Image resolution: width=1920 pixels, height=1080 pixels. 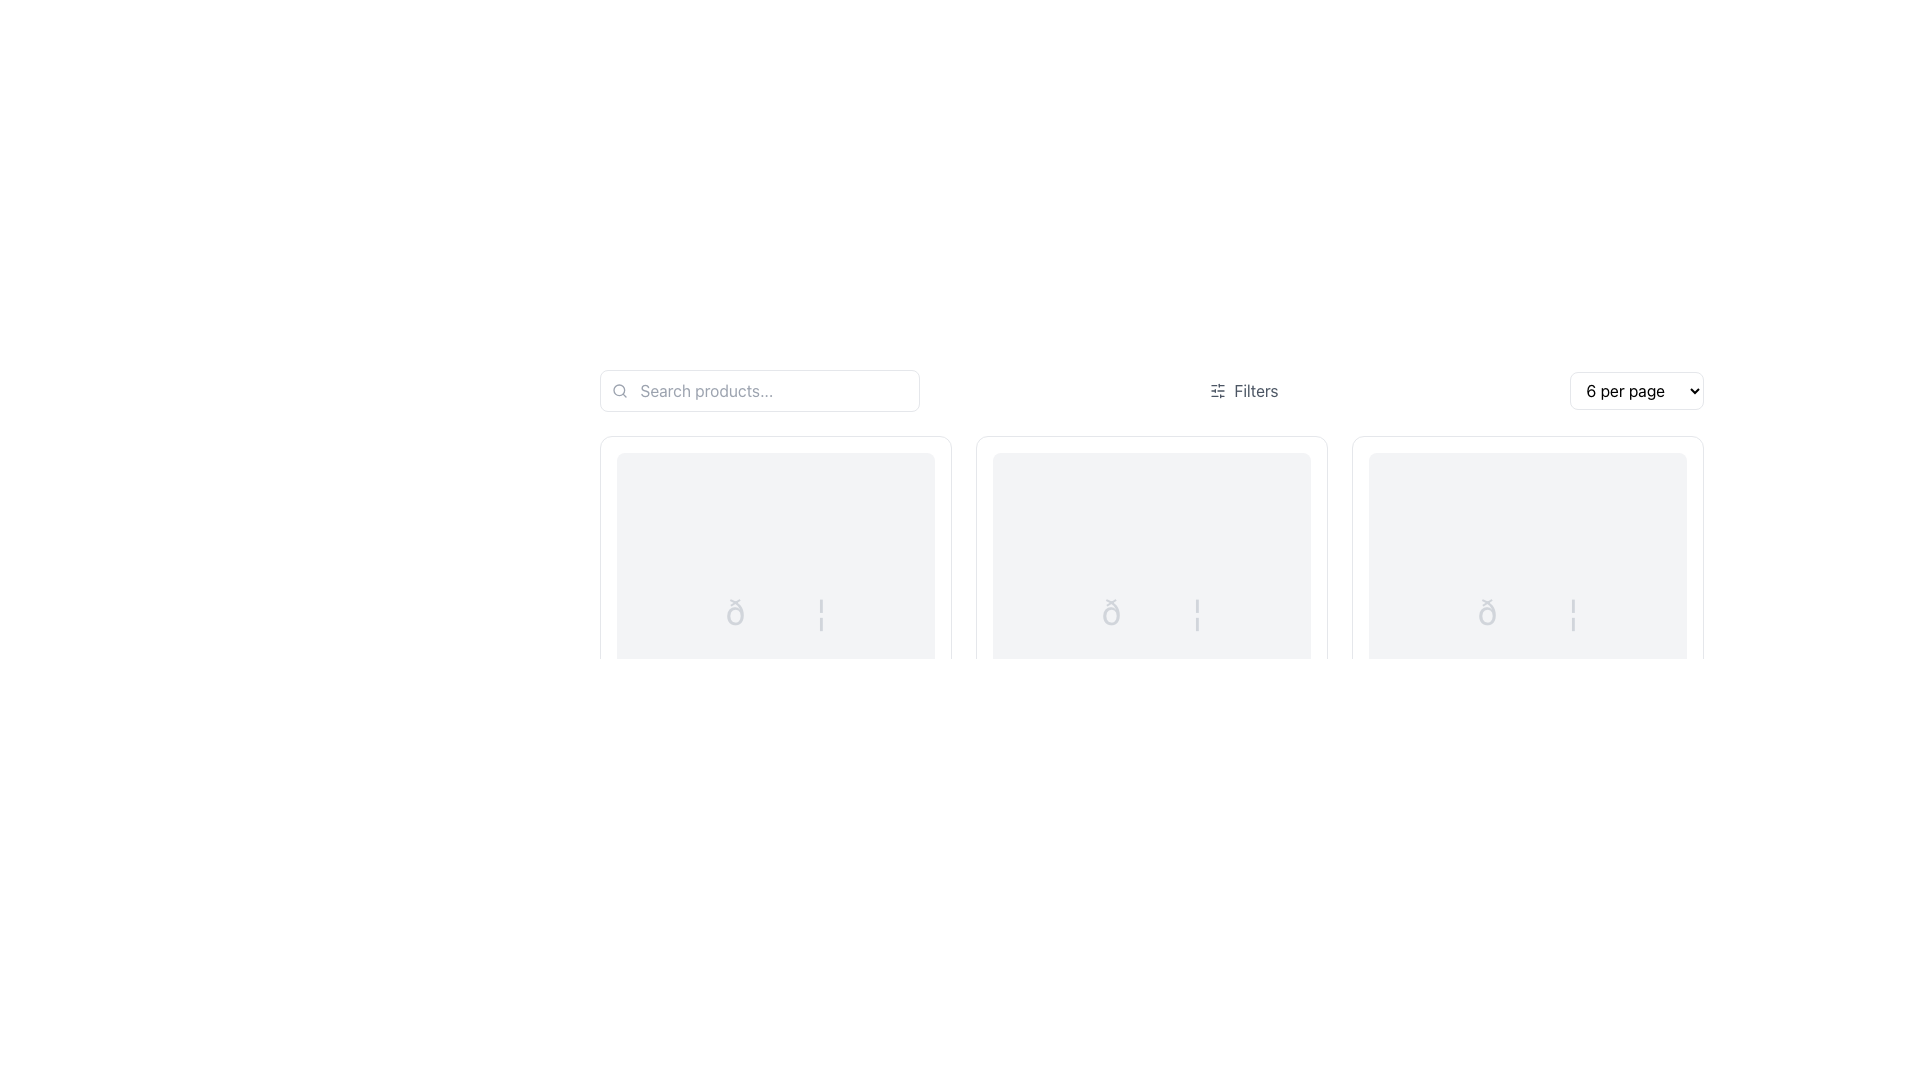 I want to click on the details displayed on the first card component in the catalog, which provides information about the product's name, price, and category, so click(x=774, y=650).